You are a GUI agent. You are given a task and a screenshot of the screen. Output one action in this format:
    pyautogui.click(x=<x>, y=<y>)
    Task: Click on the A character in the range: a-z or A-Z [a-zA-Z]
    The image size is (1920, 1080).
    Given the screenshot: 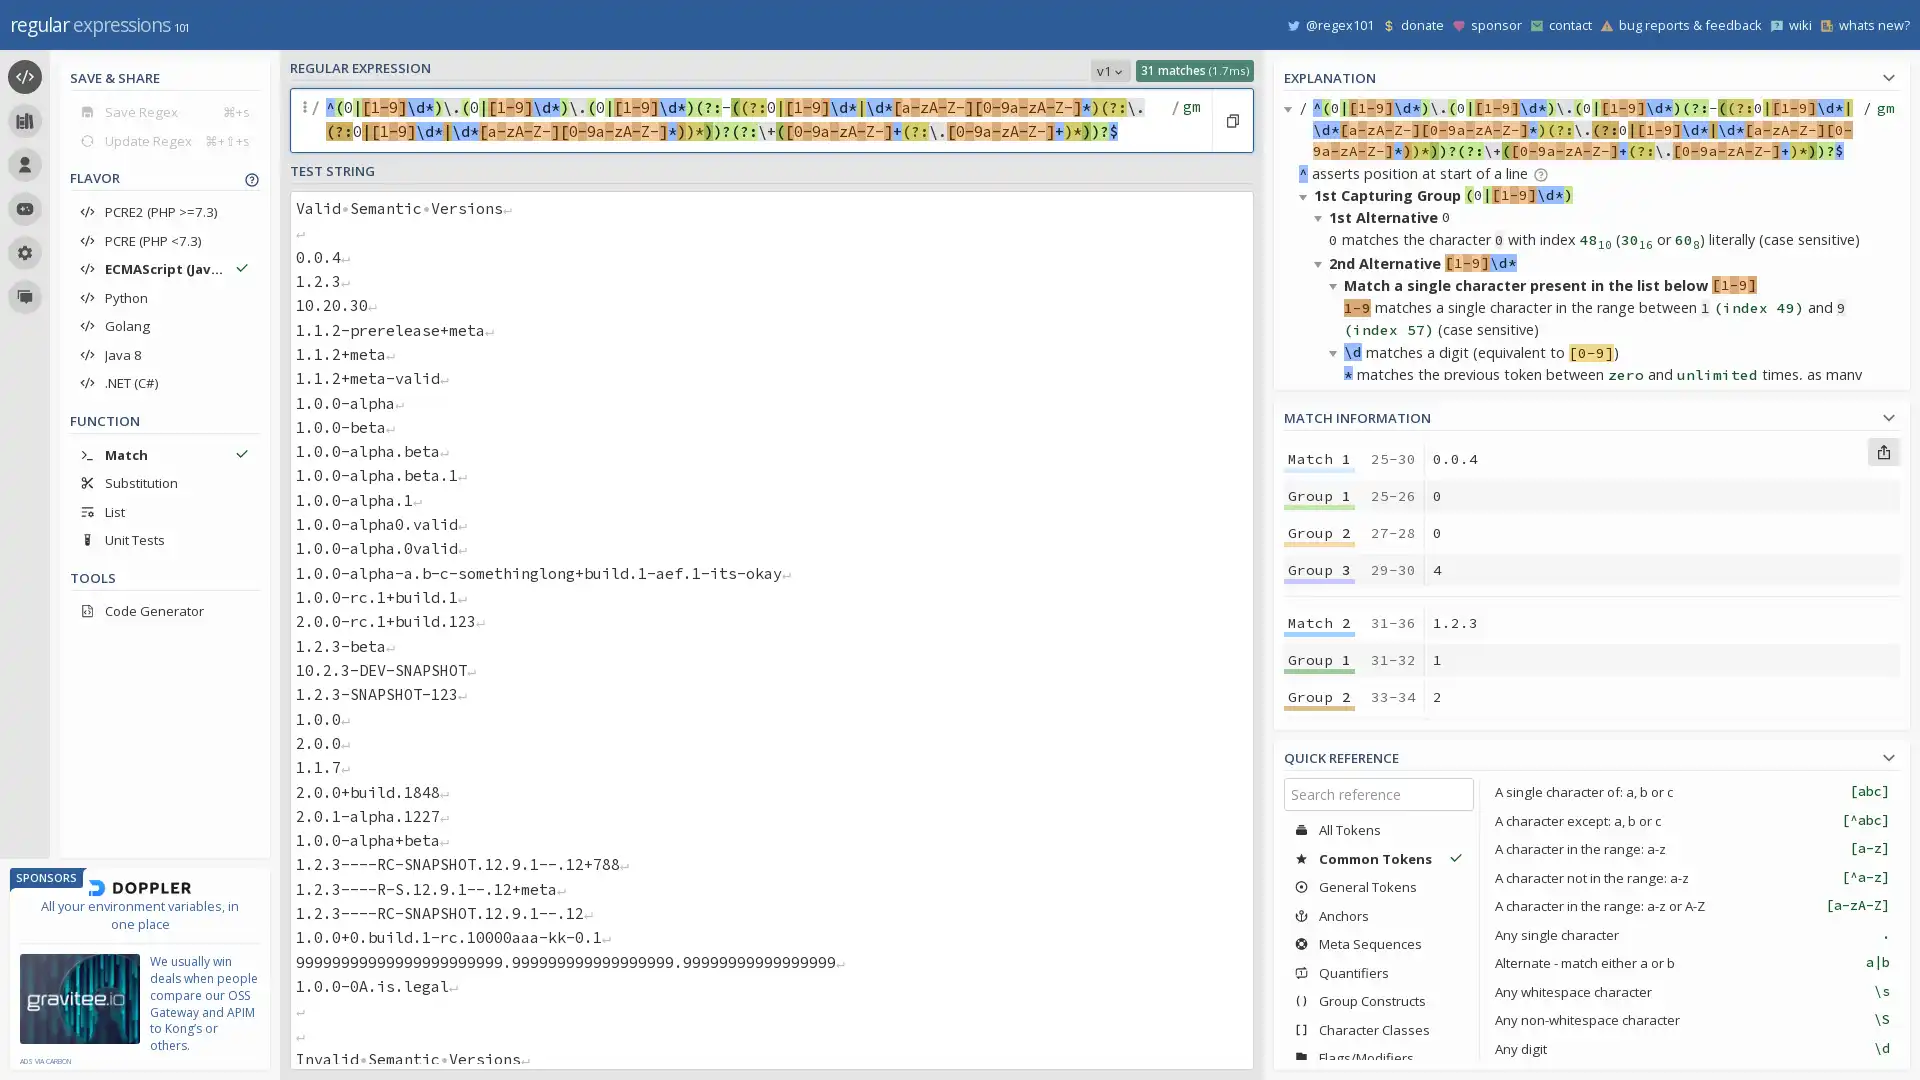 What is the action you would take?
    pyautogui.click(x=1691, y=906)
    